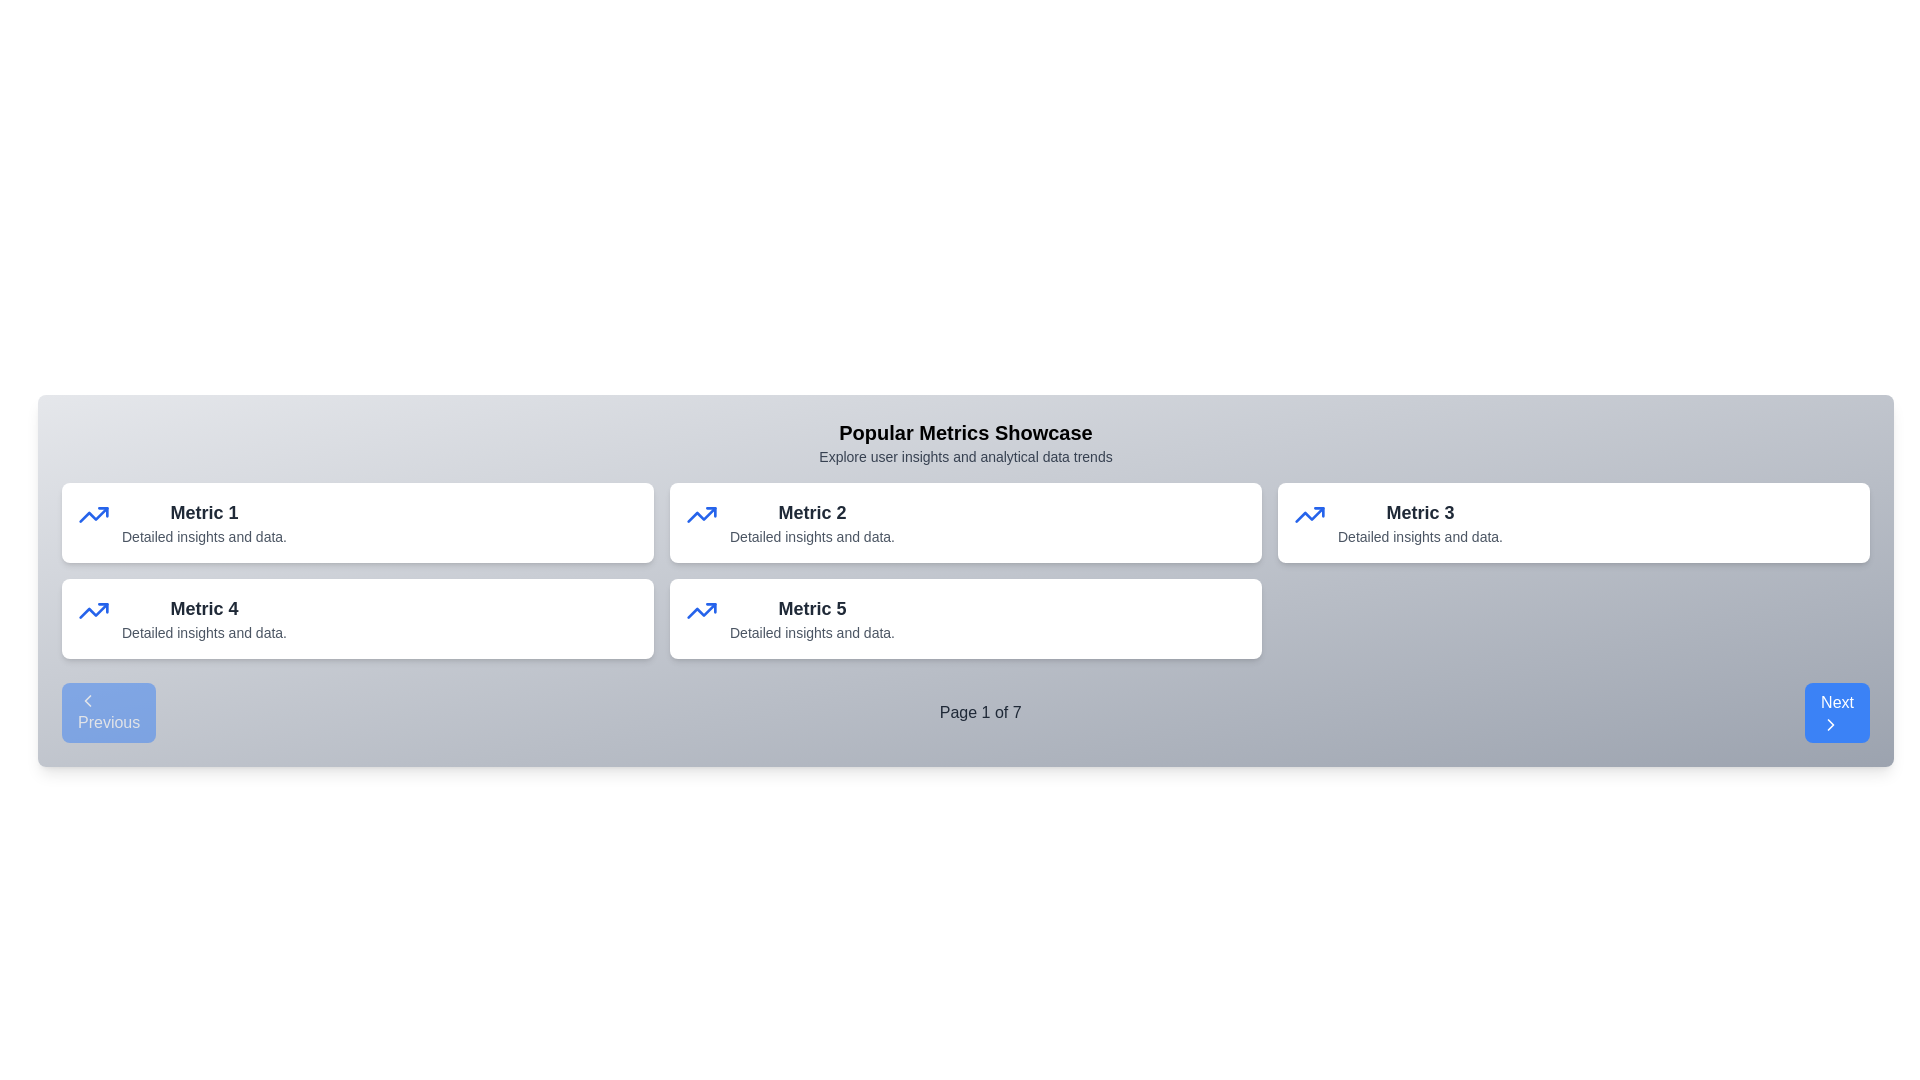  I want to click on the text display showing 'Detailed insights and data.' located under the label 'Metric 1' in the top-left card of the grid layout, so click(204, 535).